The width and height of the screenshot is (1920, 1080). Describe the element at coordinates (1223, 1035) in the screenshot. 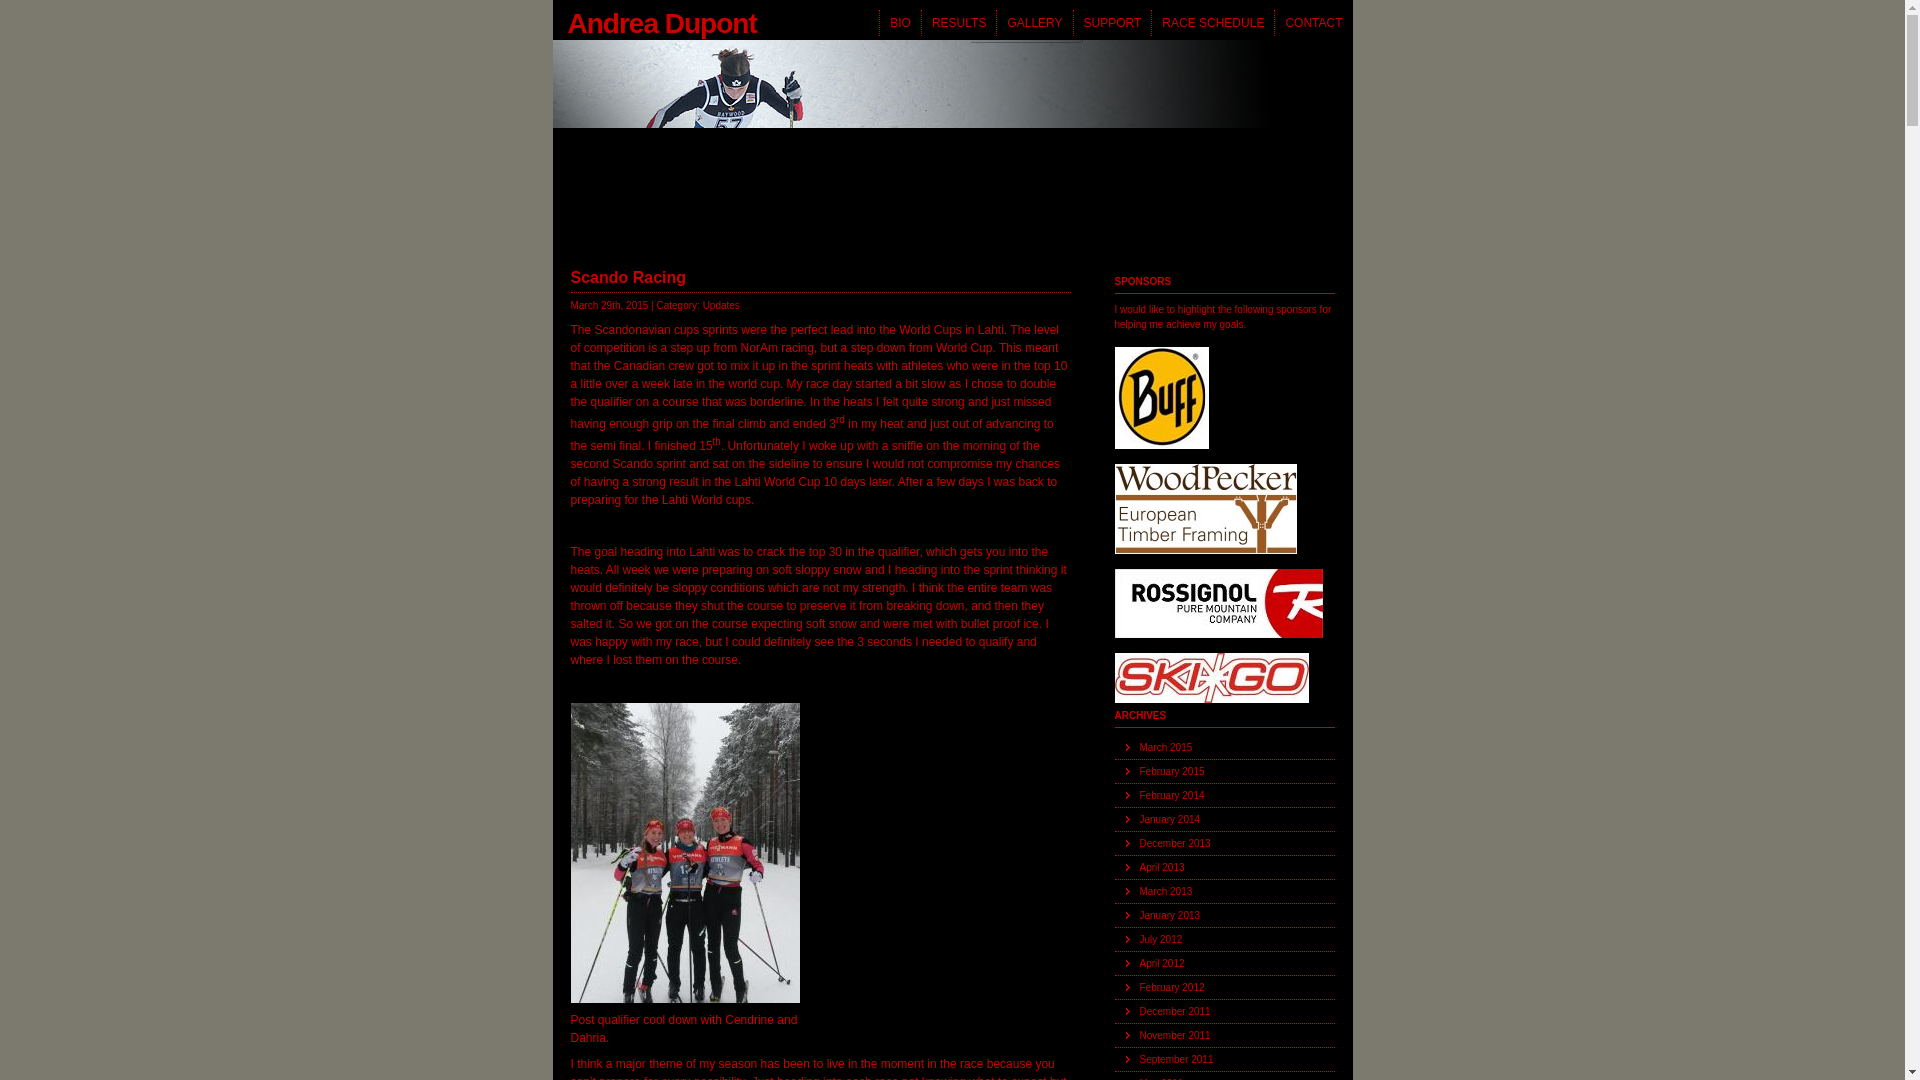

I see `'November 2011'` at that location.